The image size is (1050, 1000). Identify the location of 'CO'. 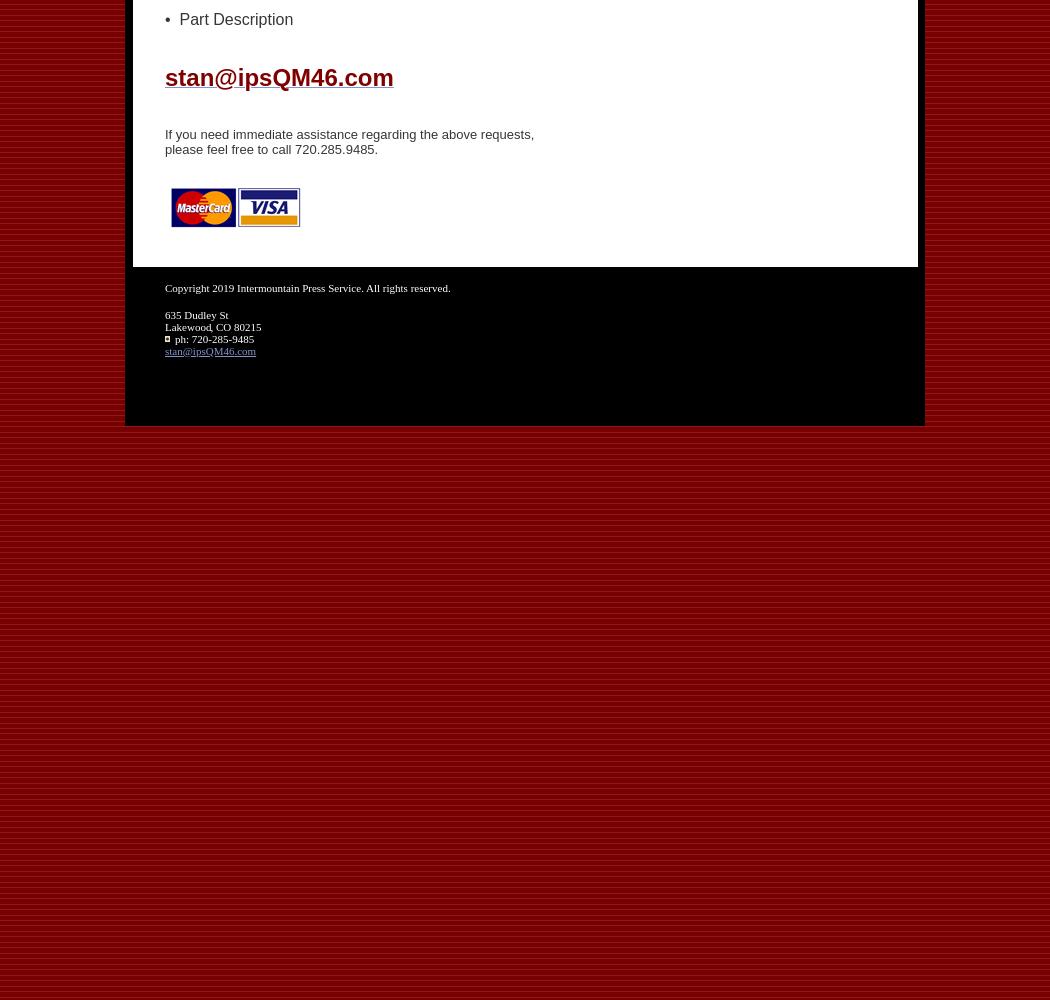
(222, 325).